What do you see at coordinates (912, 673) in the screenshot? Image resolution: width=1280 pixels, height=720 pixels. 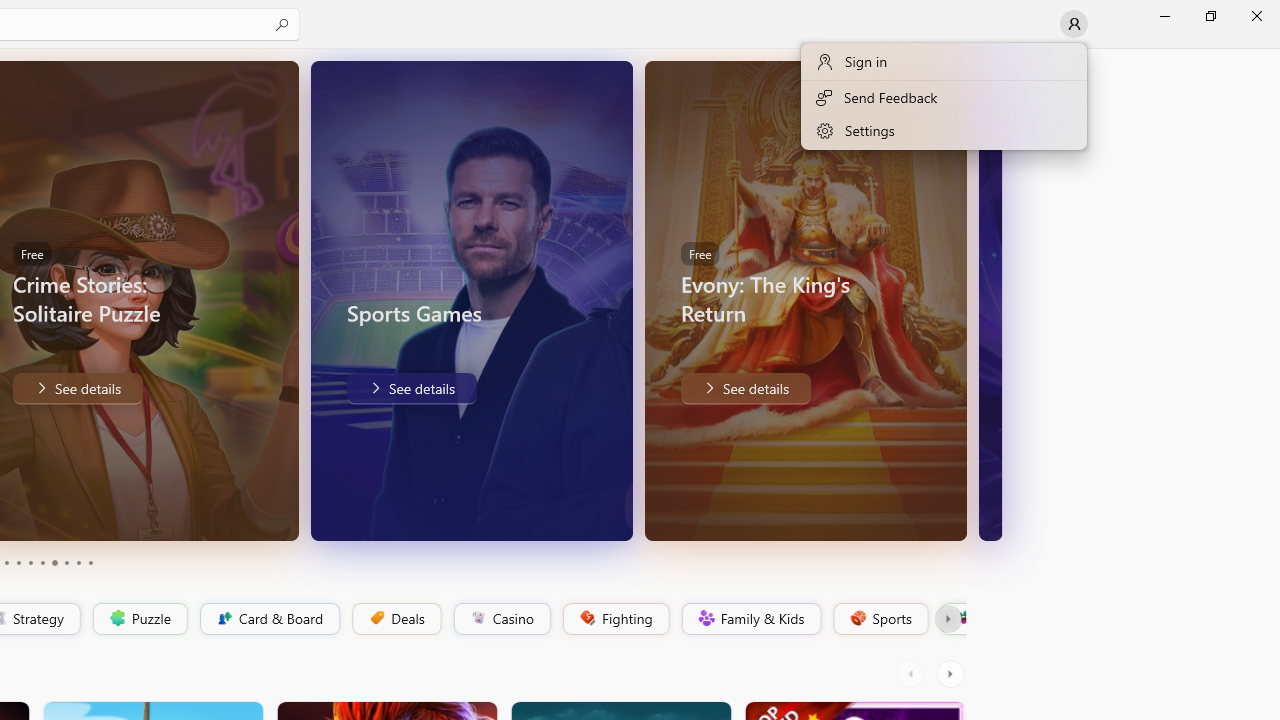 I see `'AutomationID: LeftScrollButton'` at bounding box center [912, 673].